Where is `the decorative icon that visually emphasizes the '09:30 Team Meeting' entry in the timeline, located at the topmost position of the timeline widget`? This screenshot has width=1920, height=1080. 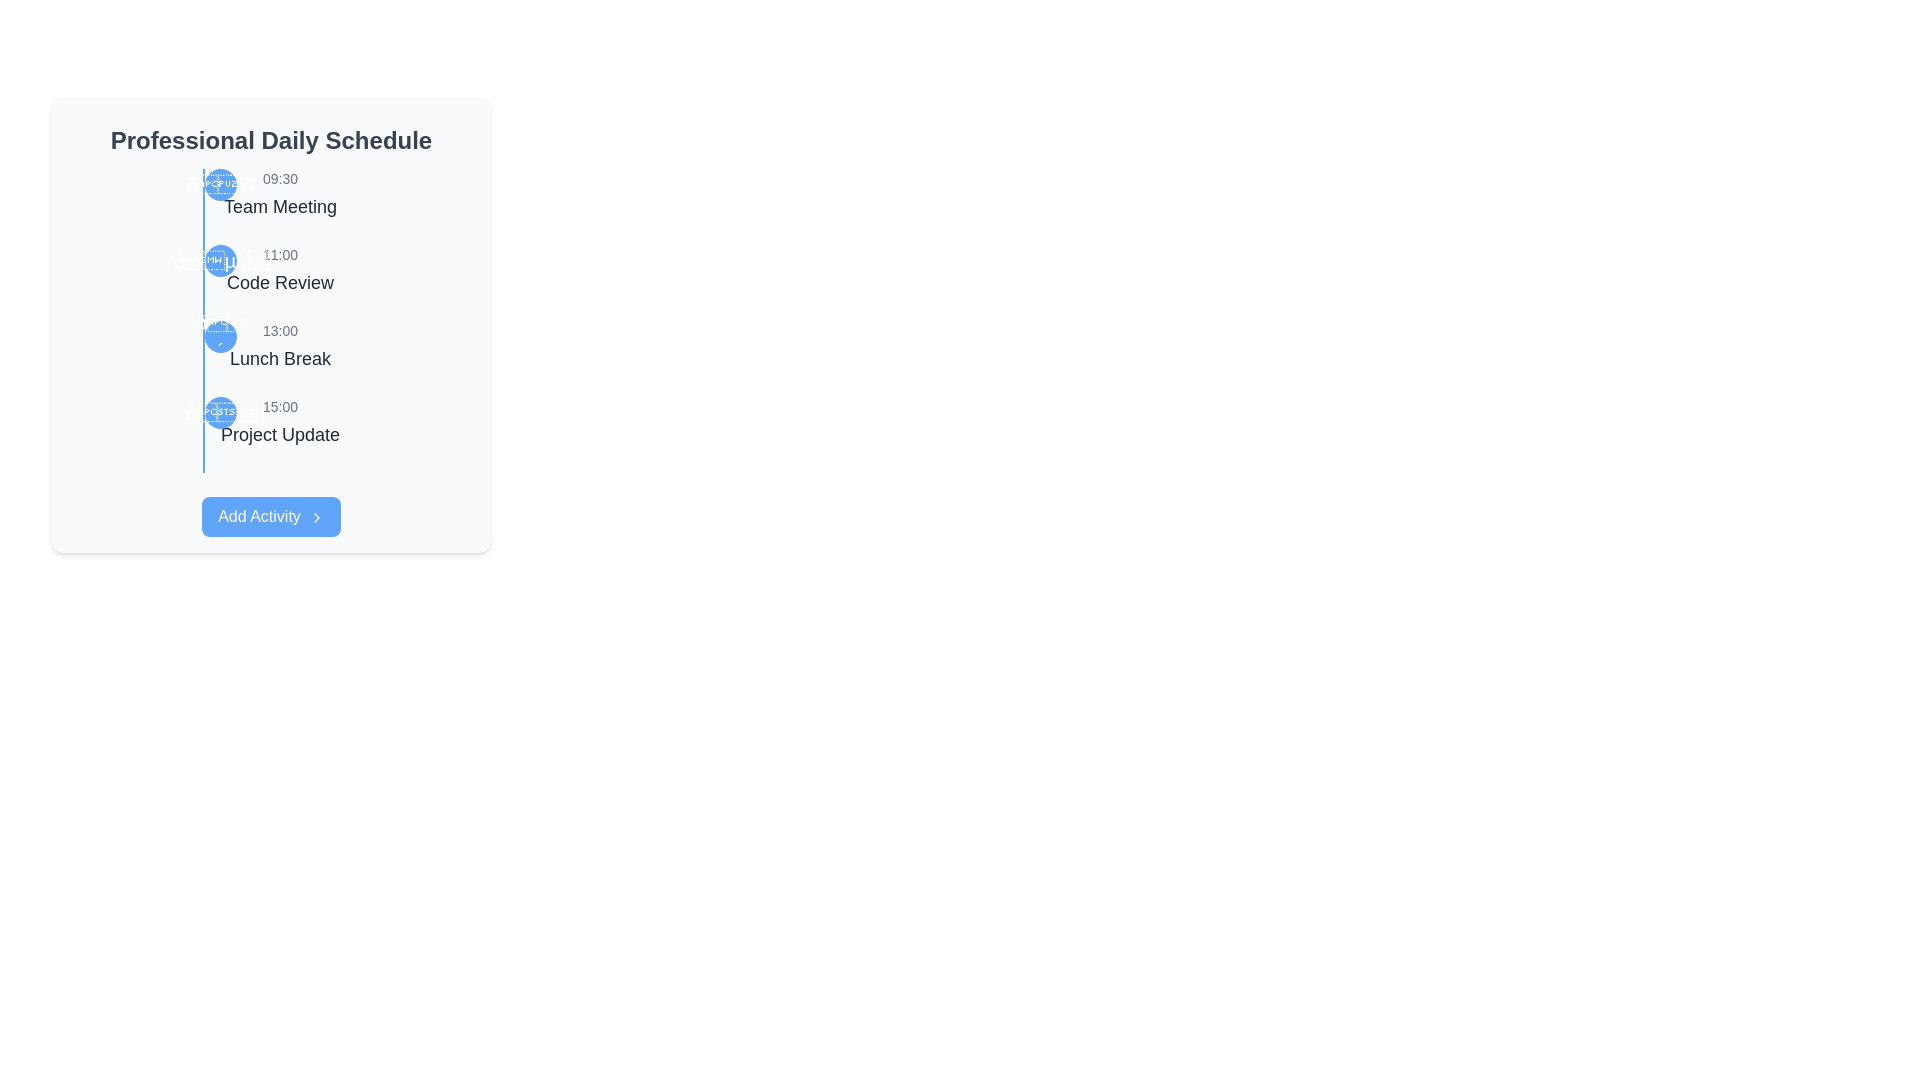
the decorative icon that visually emphasizes the '09:30 Team Meeting' entry in the timeline, located at the topmost position of the timeline widget is located at coordinates (220, 185).